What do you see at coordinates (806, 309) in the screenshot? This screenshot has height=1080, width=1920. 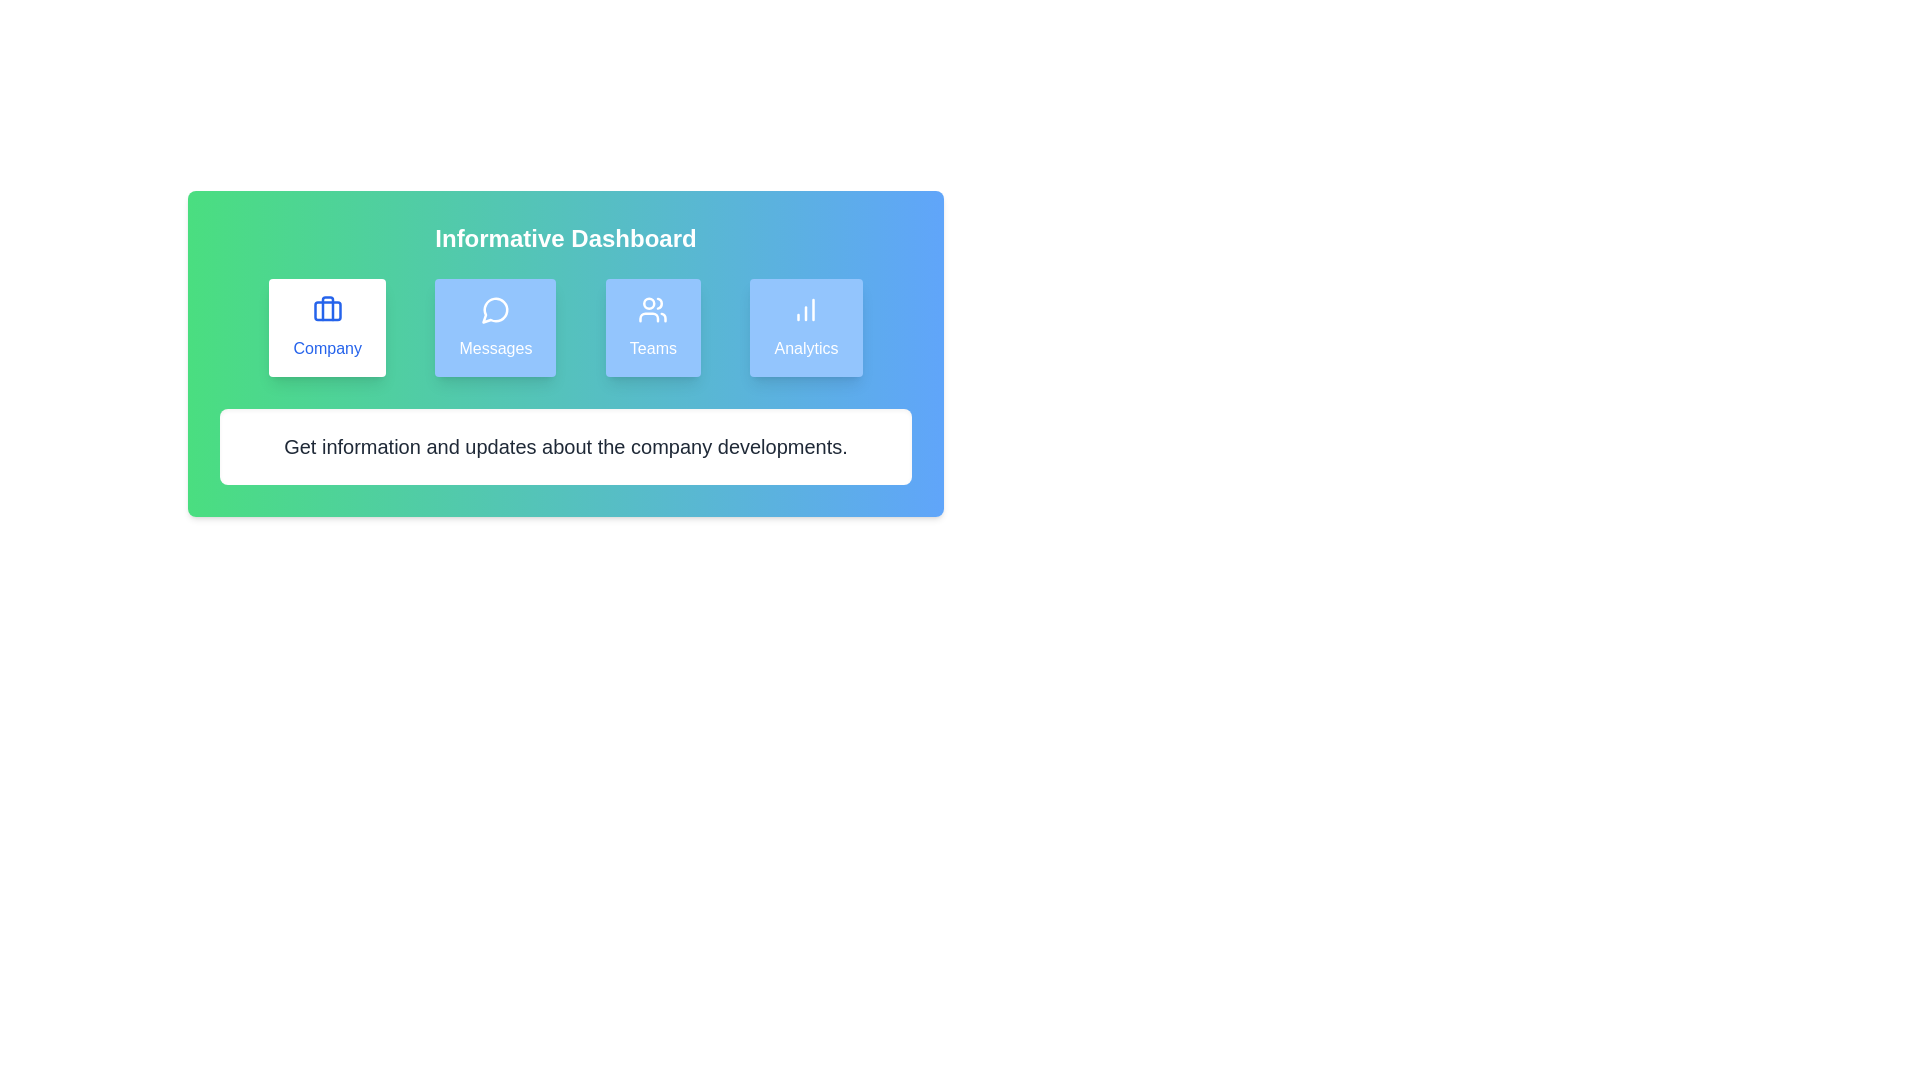 I see `the 'Analytics' button which contains the minimalist bar chart icon, positioned as the fourth button in a row of square buttons` at bounding box center [806, 309].